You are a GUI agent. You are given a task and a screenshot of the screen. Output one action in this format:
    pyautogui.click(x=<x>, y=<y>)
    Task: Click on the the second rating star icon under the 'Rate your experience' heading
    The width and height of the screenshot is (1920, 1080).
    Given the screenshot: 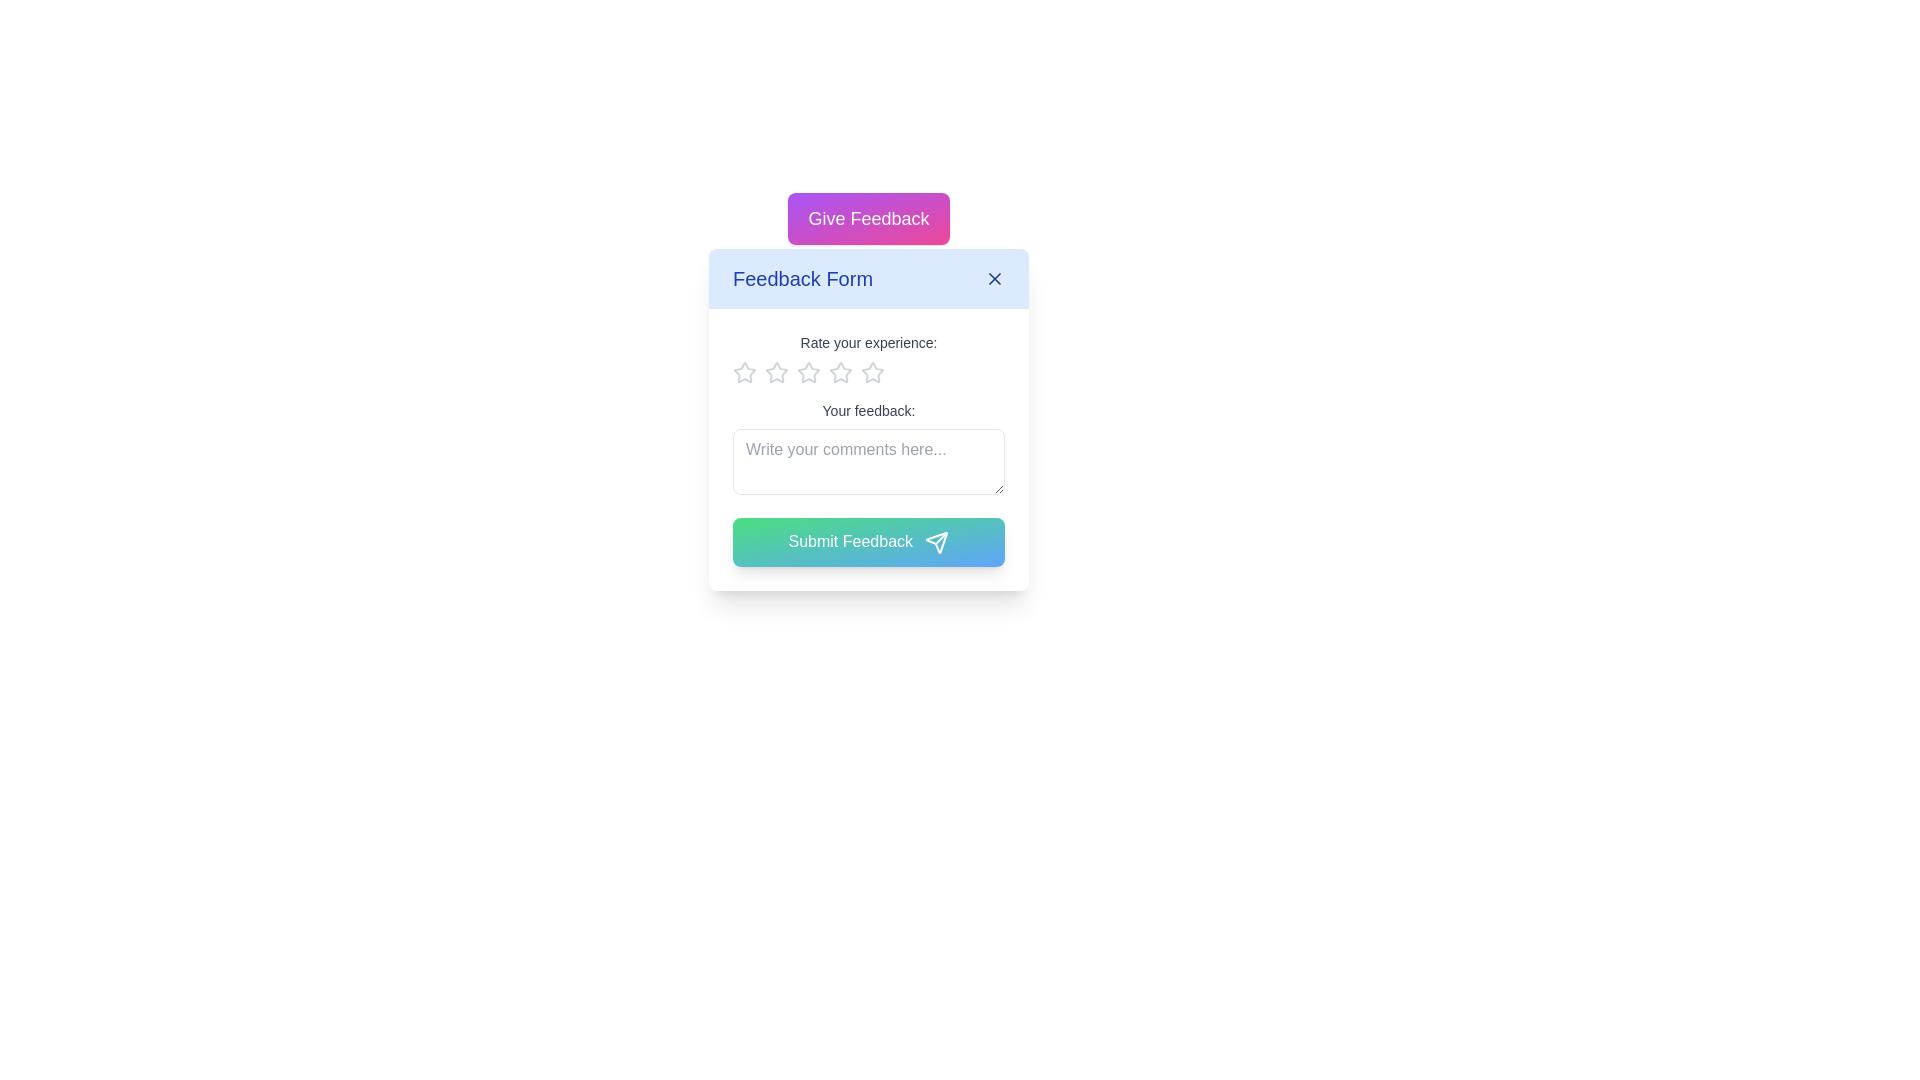 What is the action you would take?
    pyautogui.click(x=809, y=372)
    